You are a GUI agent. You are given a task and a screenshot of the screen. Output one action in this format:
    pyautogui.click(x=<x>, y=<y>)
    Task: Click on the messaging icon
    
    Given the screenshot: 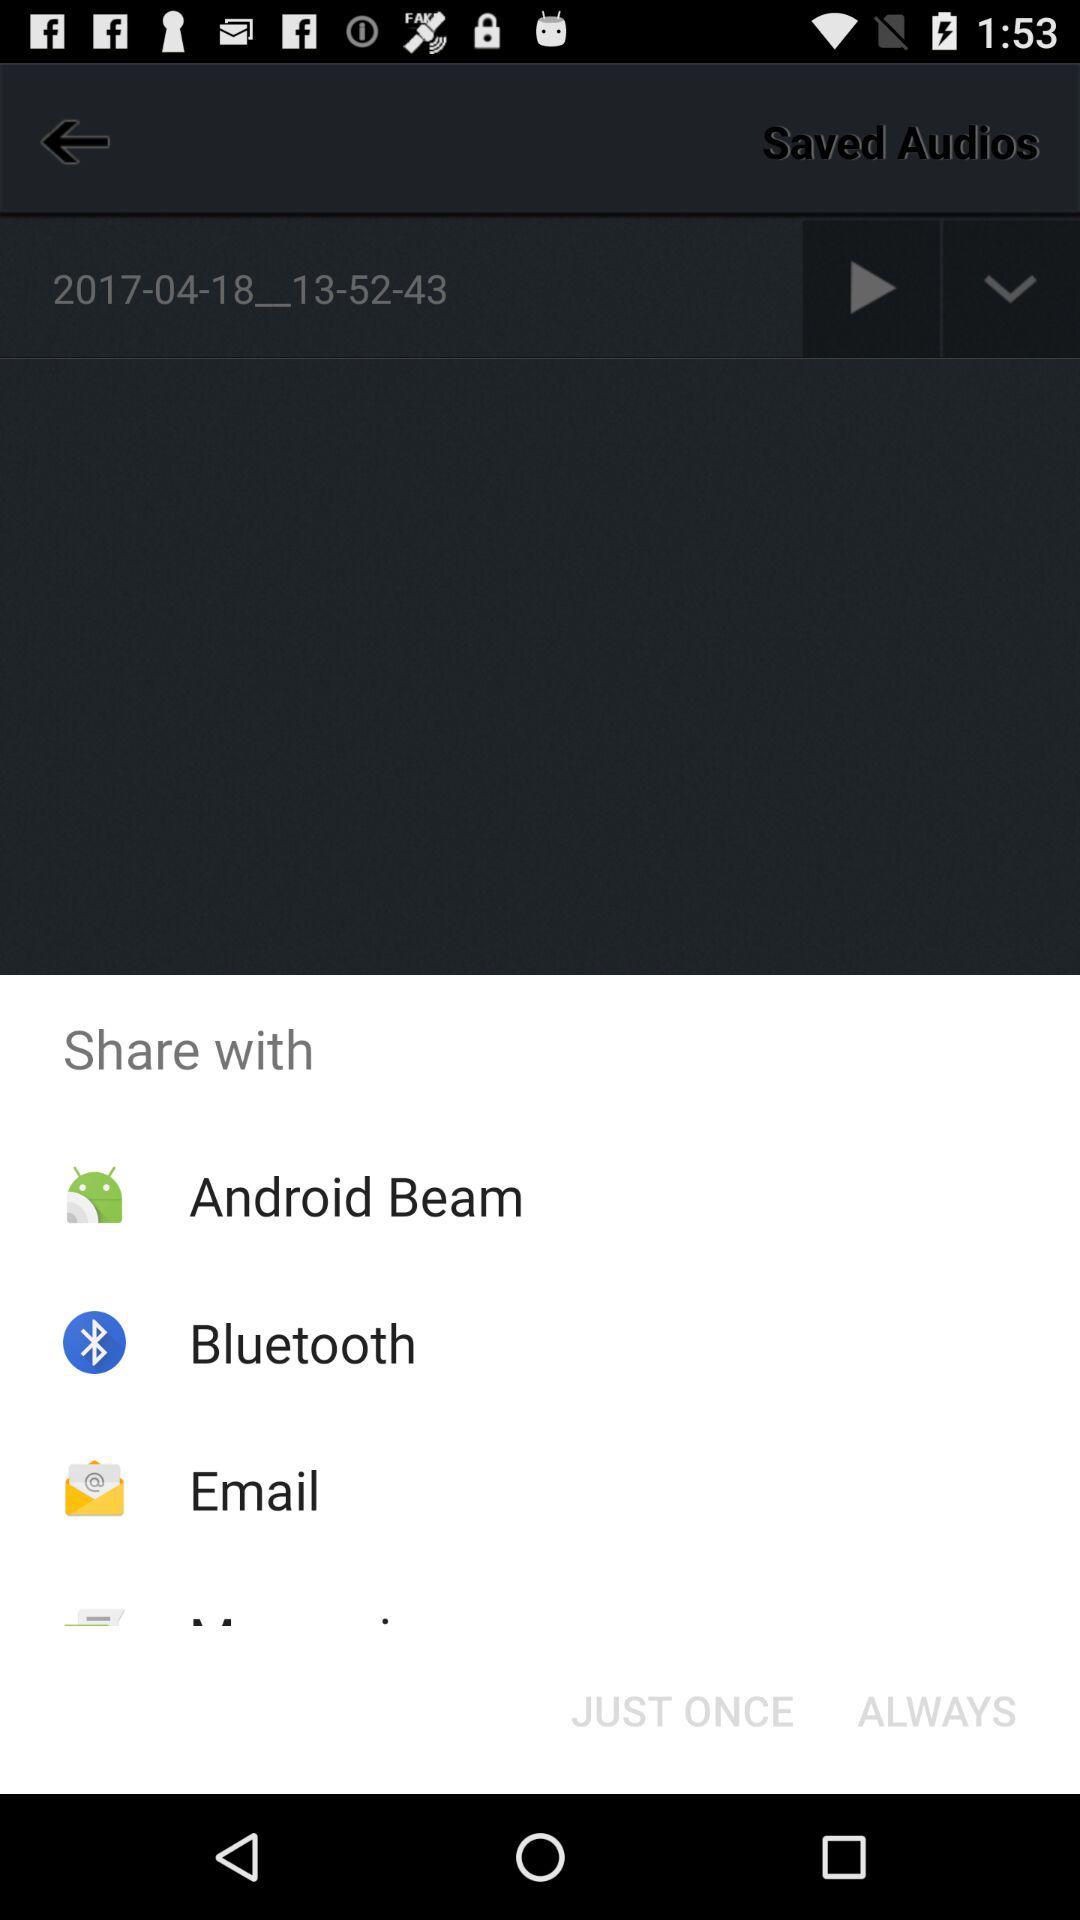 What is the action you would take?
    pyautogui.click(x=318, y=1636)
    